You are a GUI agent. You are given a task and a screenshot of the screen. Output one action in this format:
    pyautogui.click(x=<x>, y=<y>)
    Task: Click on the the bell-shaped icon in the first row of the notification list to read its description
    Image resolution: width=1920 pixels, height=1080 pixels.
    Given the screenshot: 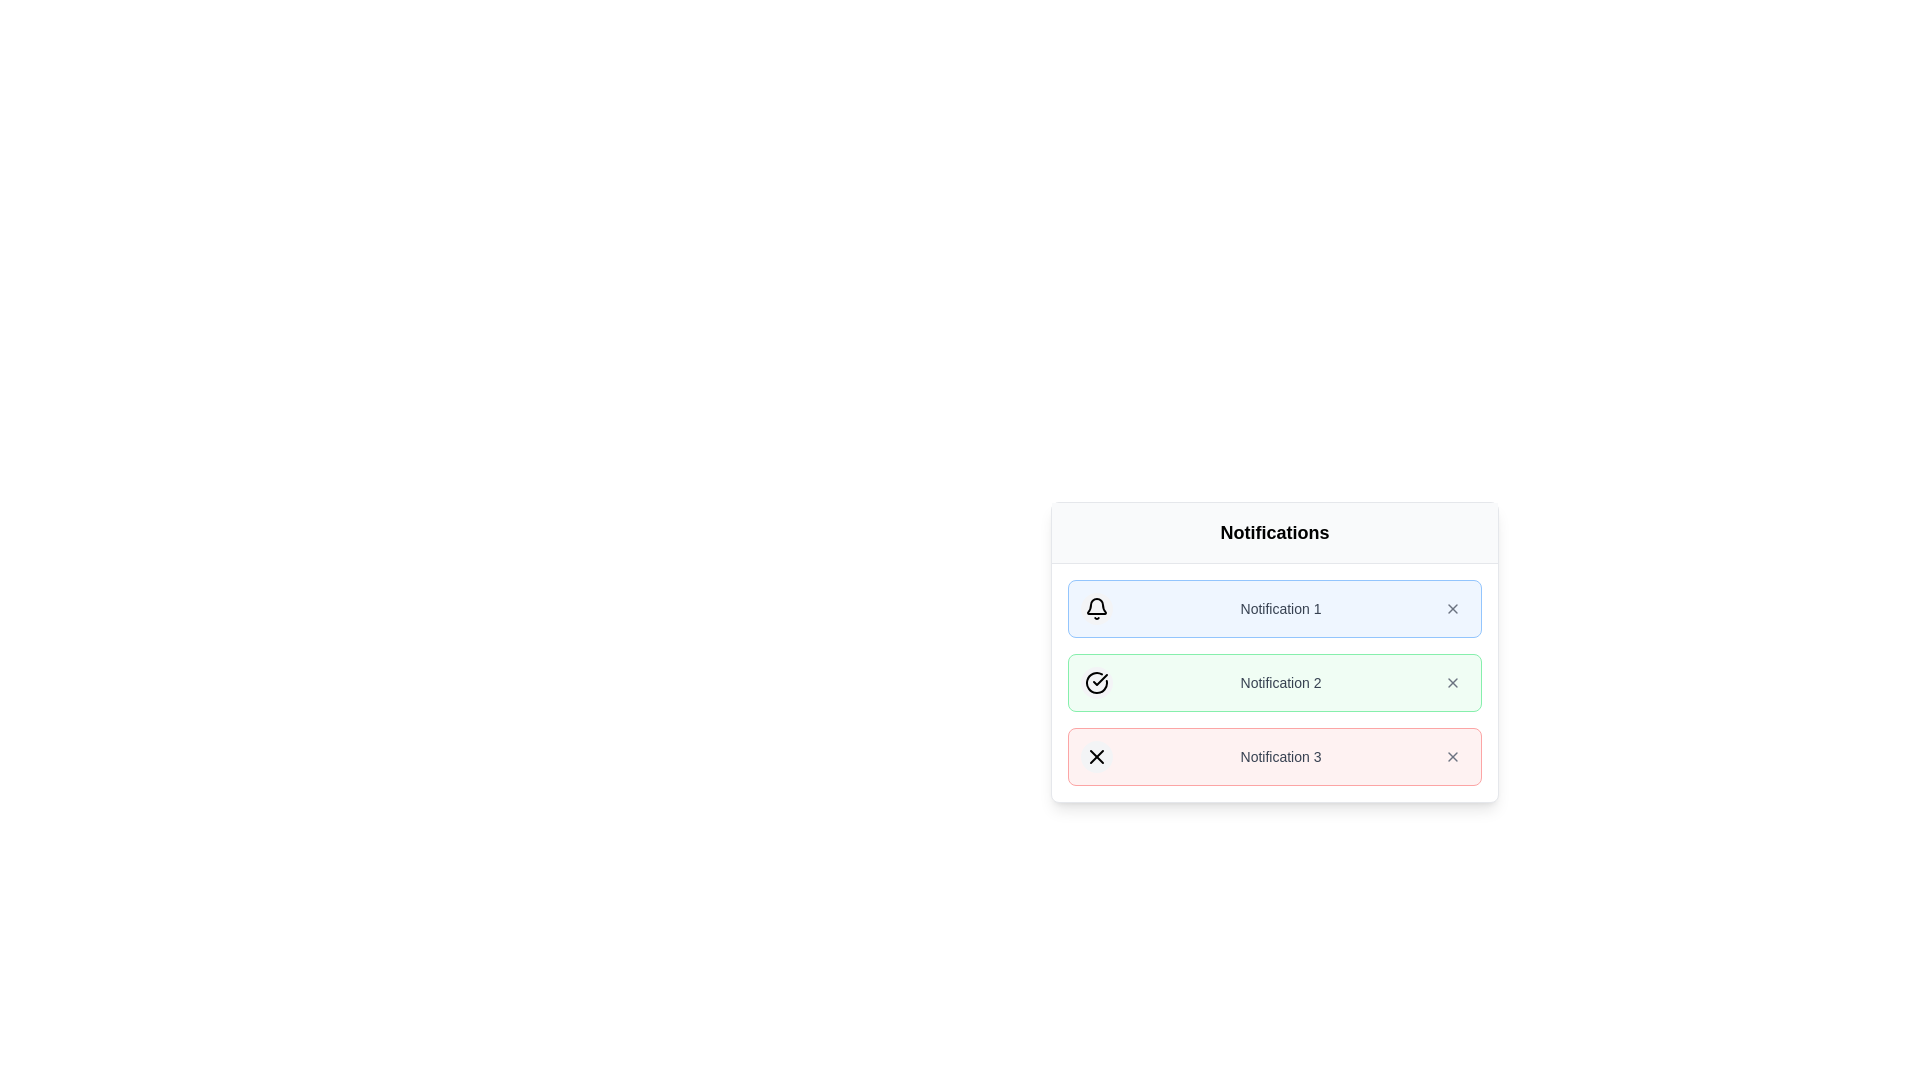 What is the action you would take?
    pyautogui.click(x=1096, y=608)
    